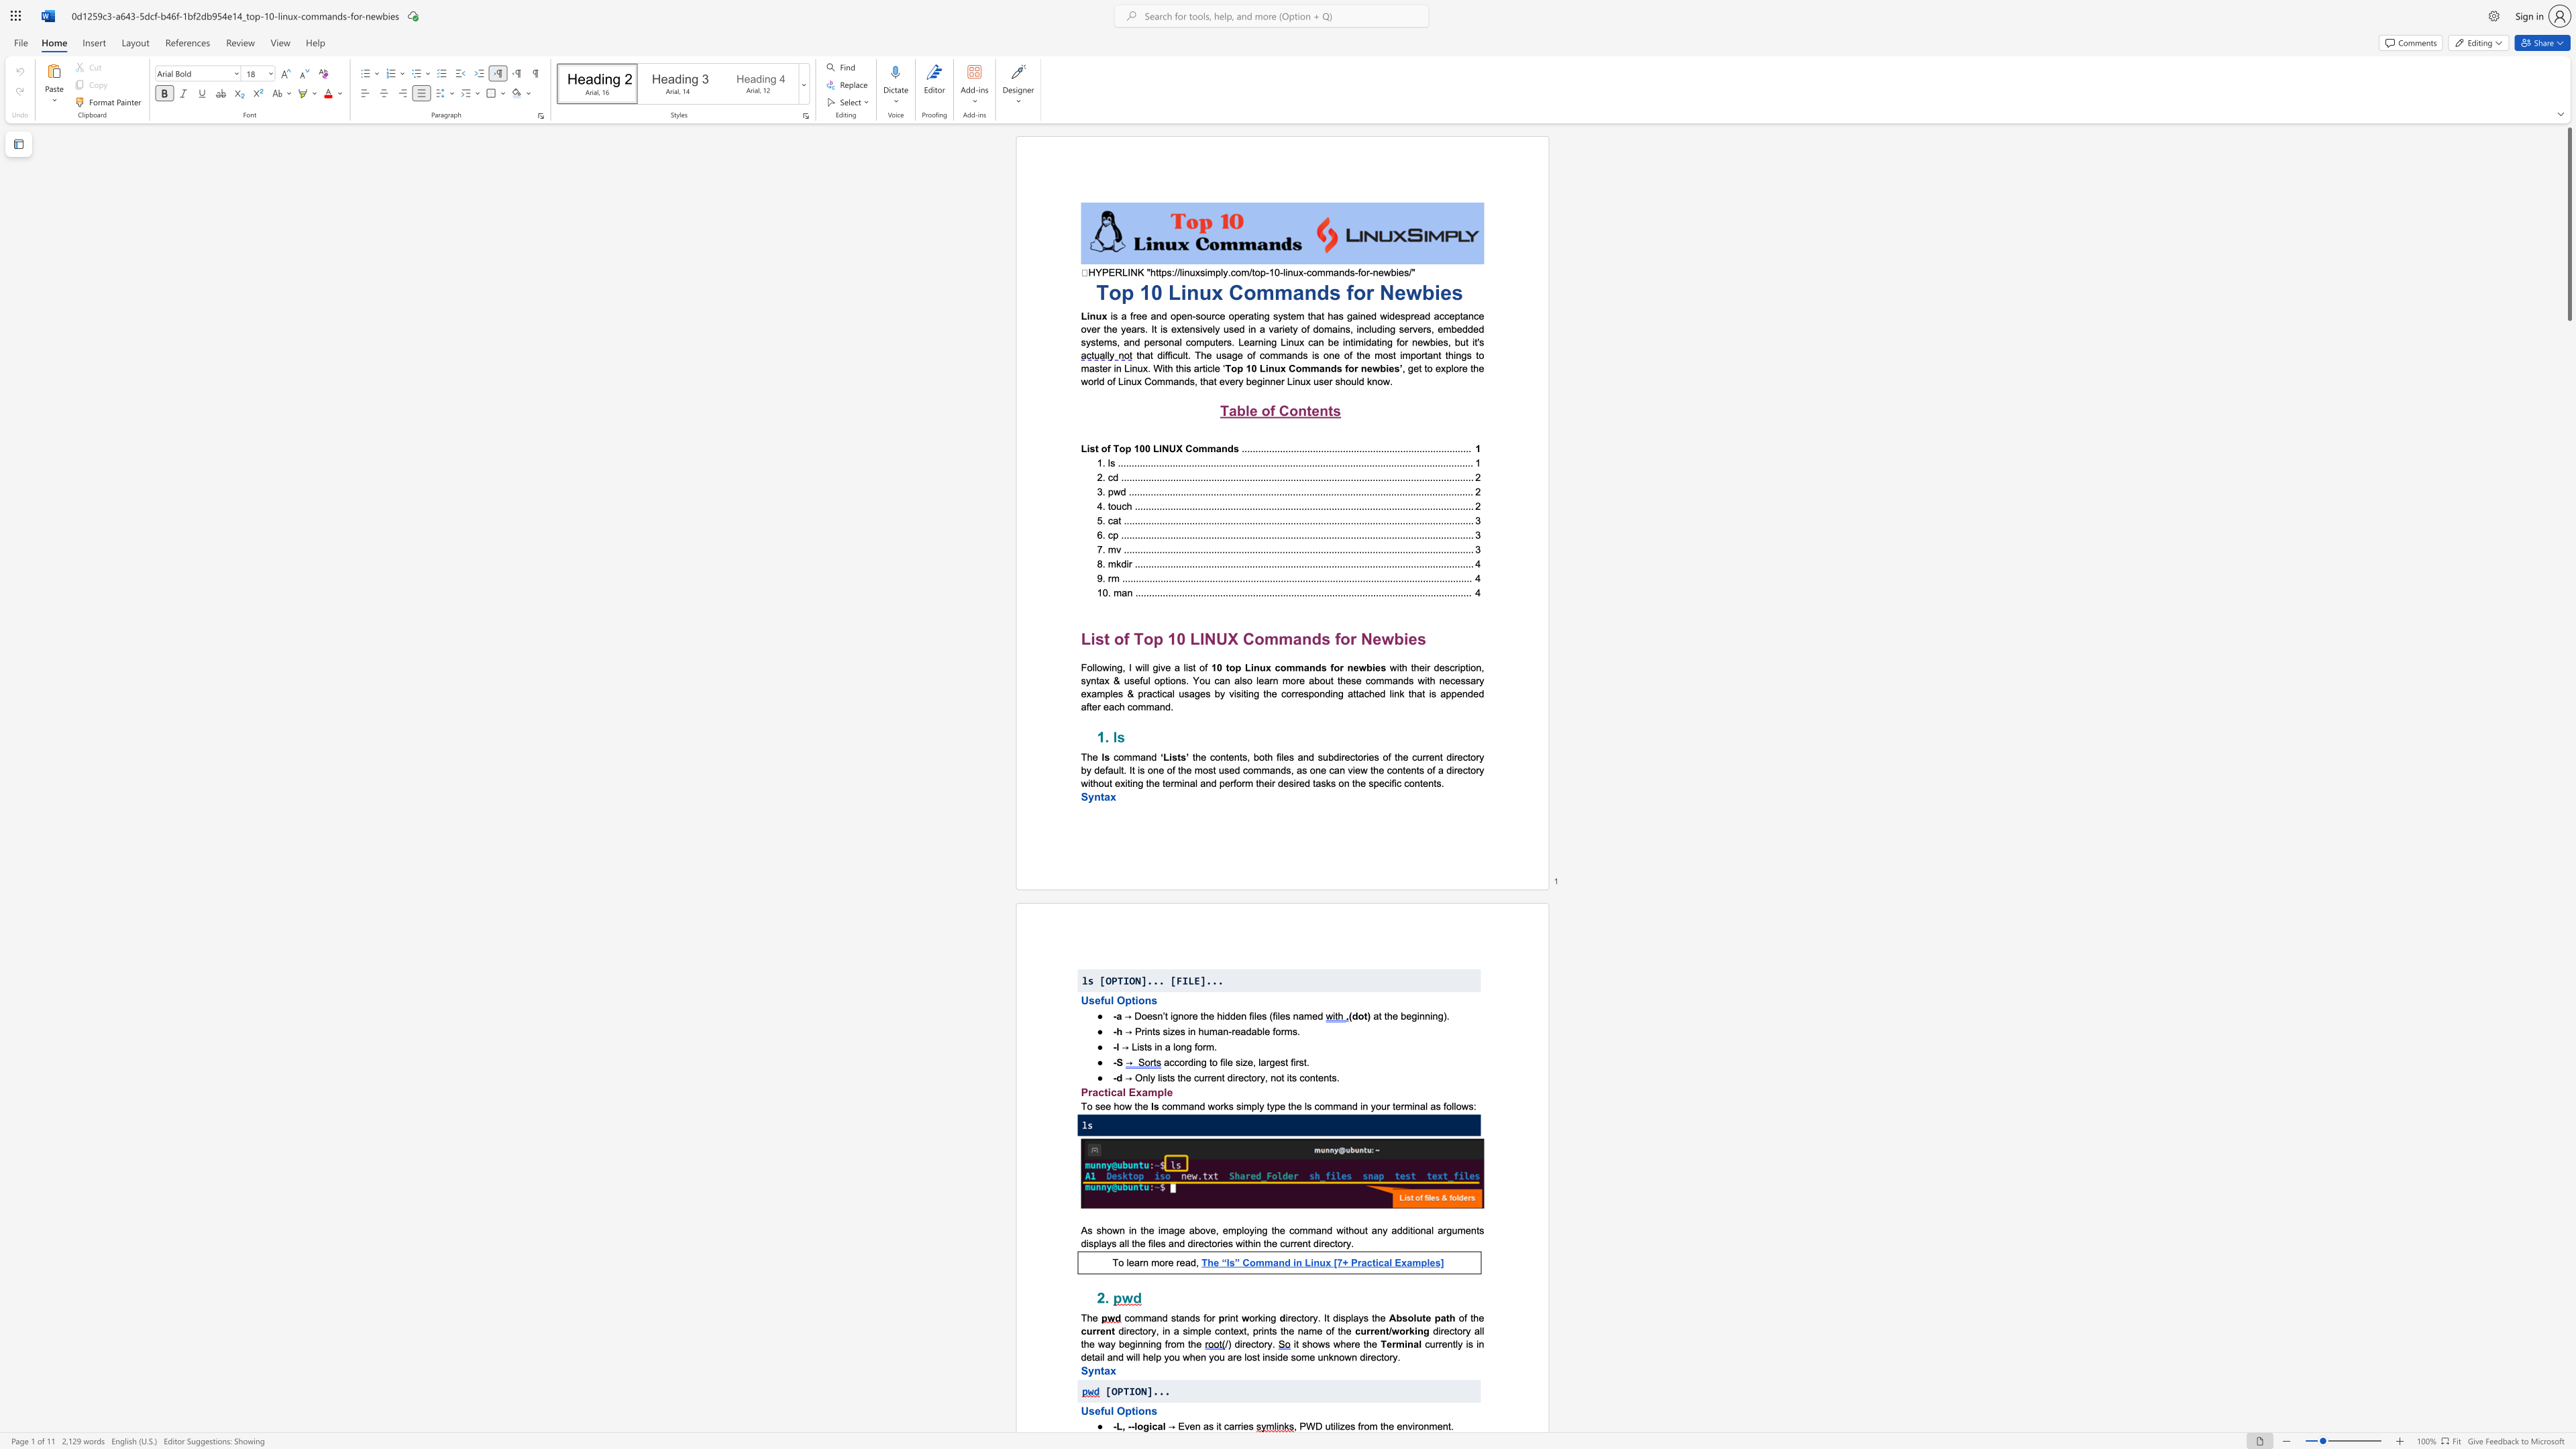 This screenshot has height=1449, width=2576. What do you see at coordinates (1395, 1014) in the screenshot?
I see `the 1th character "e" in the text` at bounding box center [1395, 1014].